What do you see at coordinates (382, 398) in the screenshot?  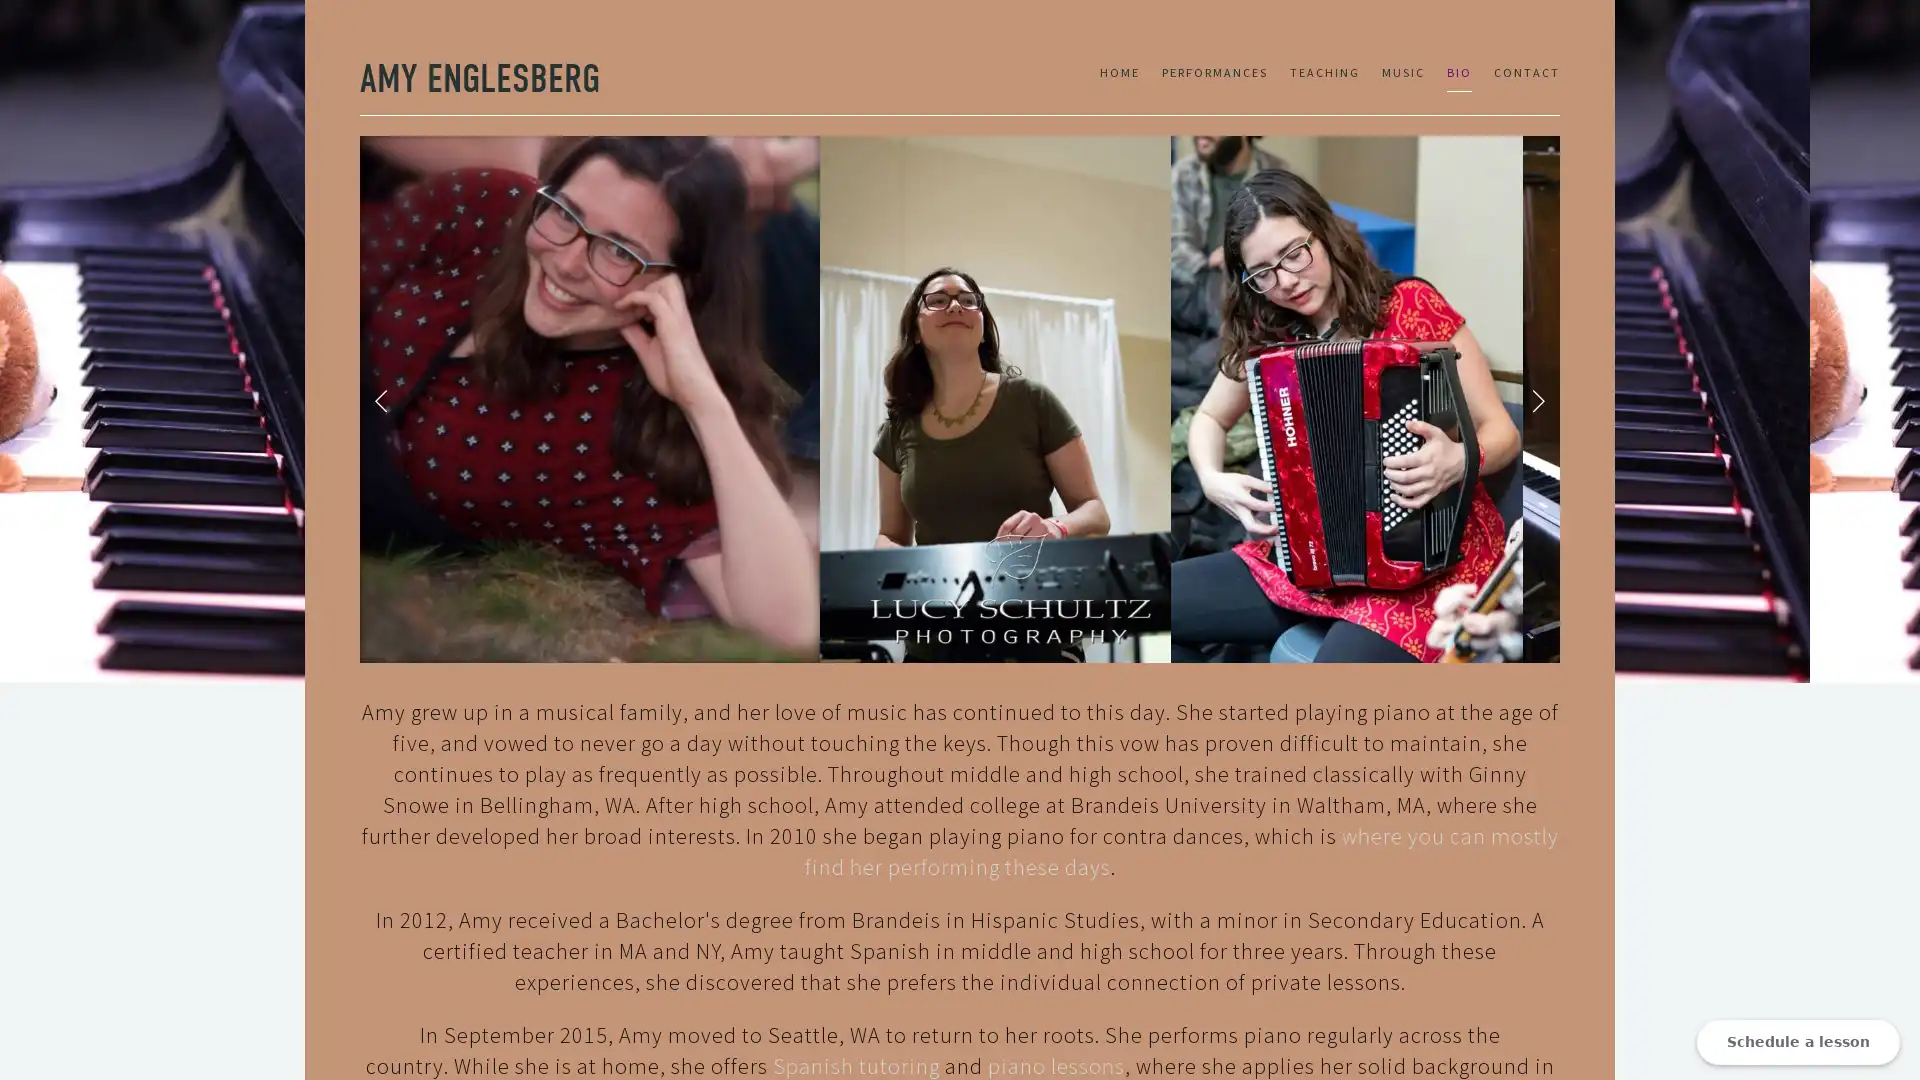 I see `Previous Slide` at bounding box center [382, 398].